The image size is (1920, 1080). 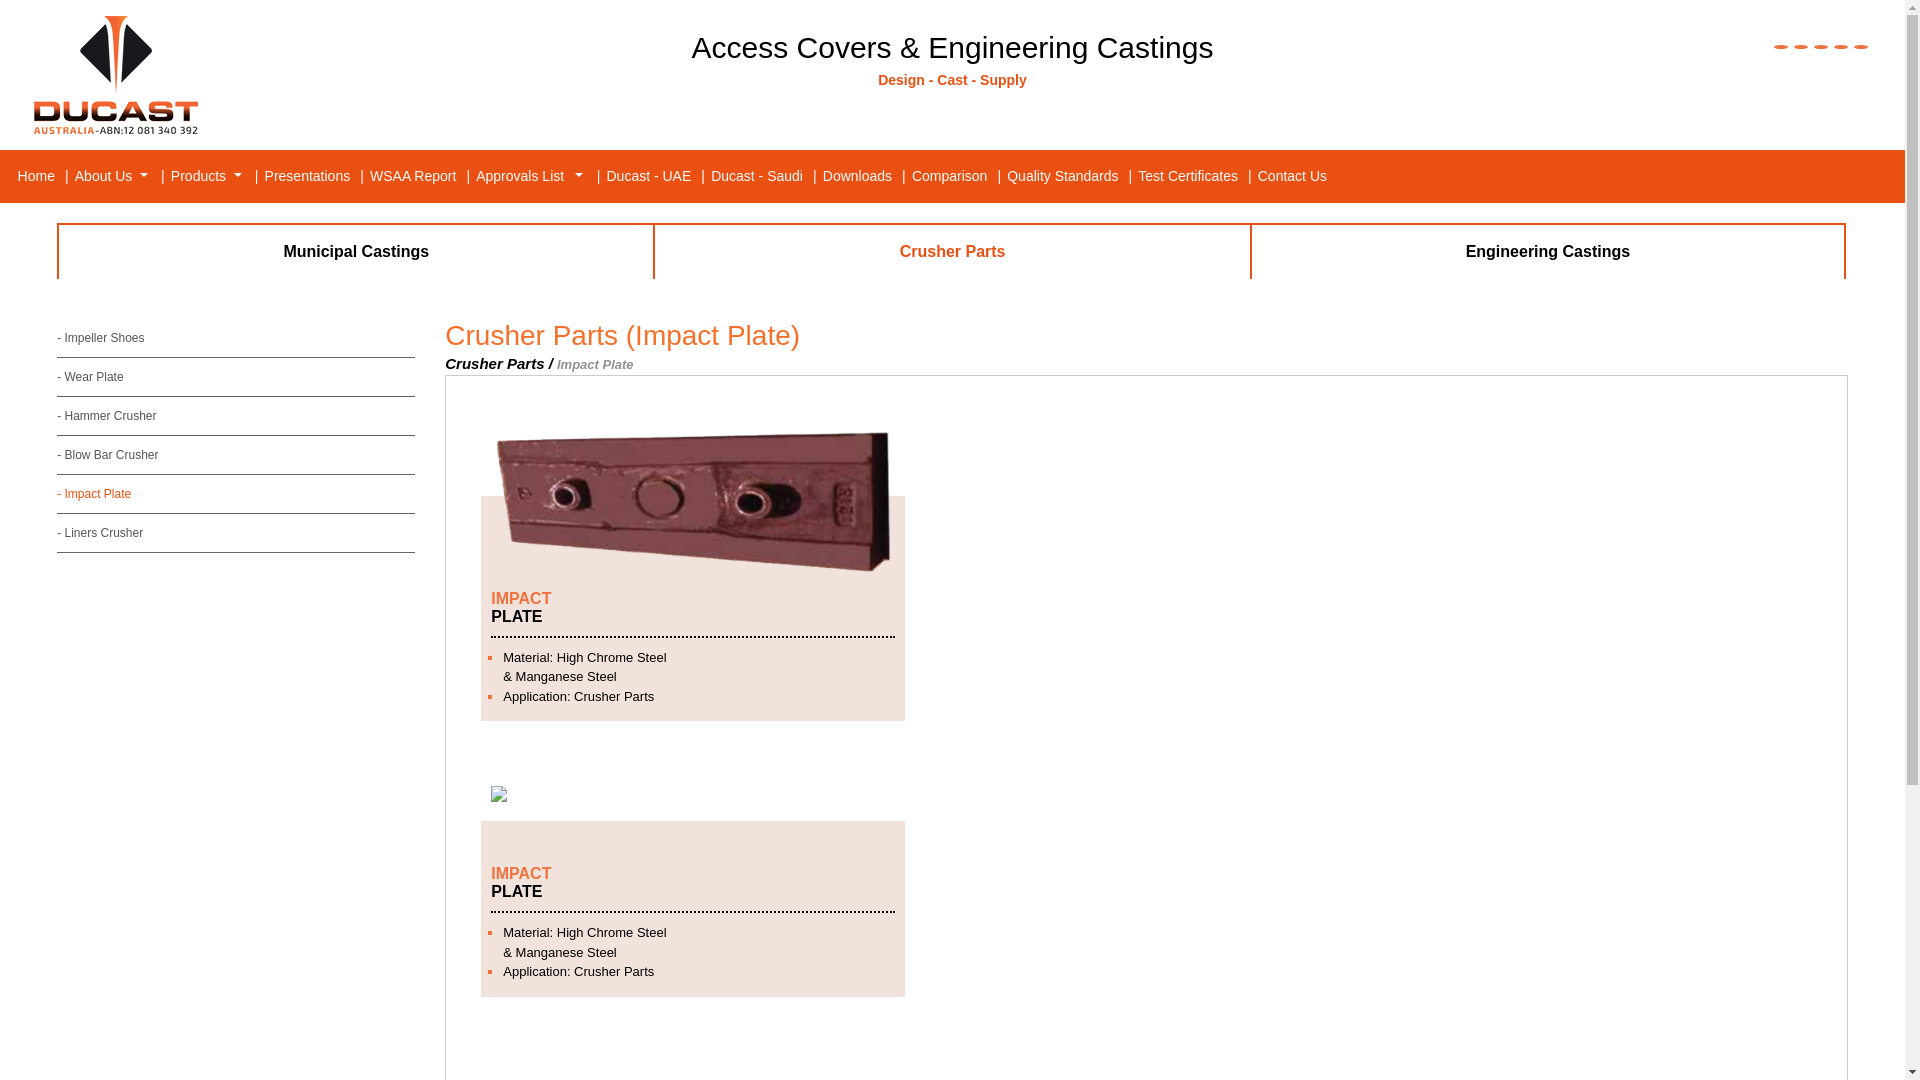 I want to click on 'Comparison|', so click(x=956, y=175).